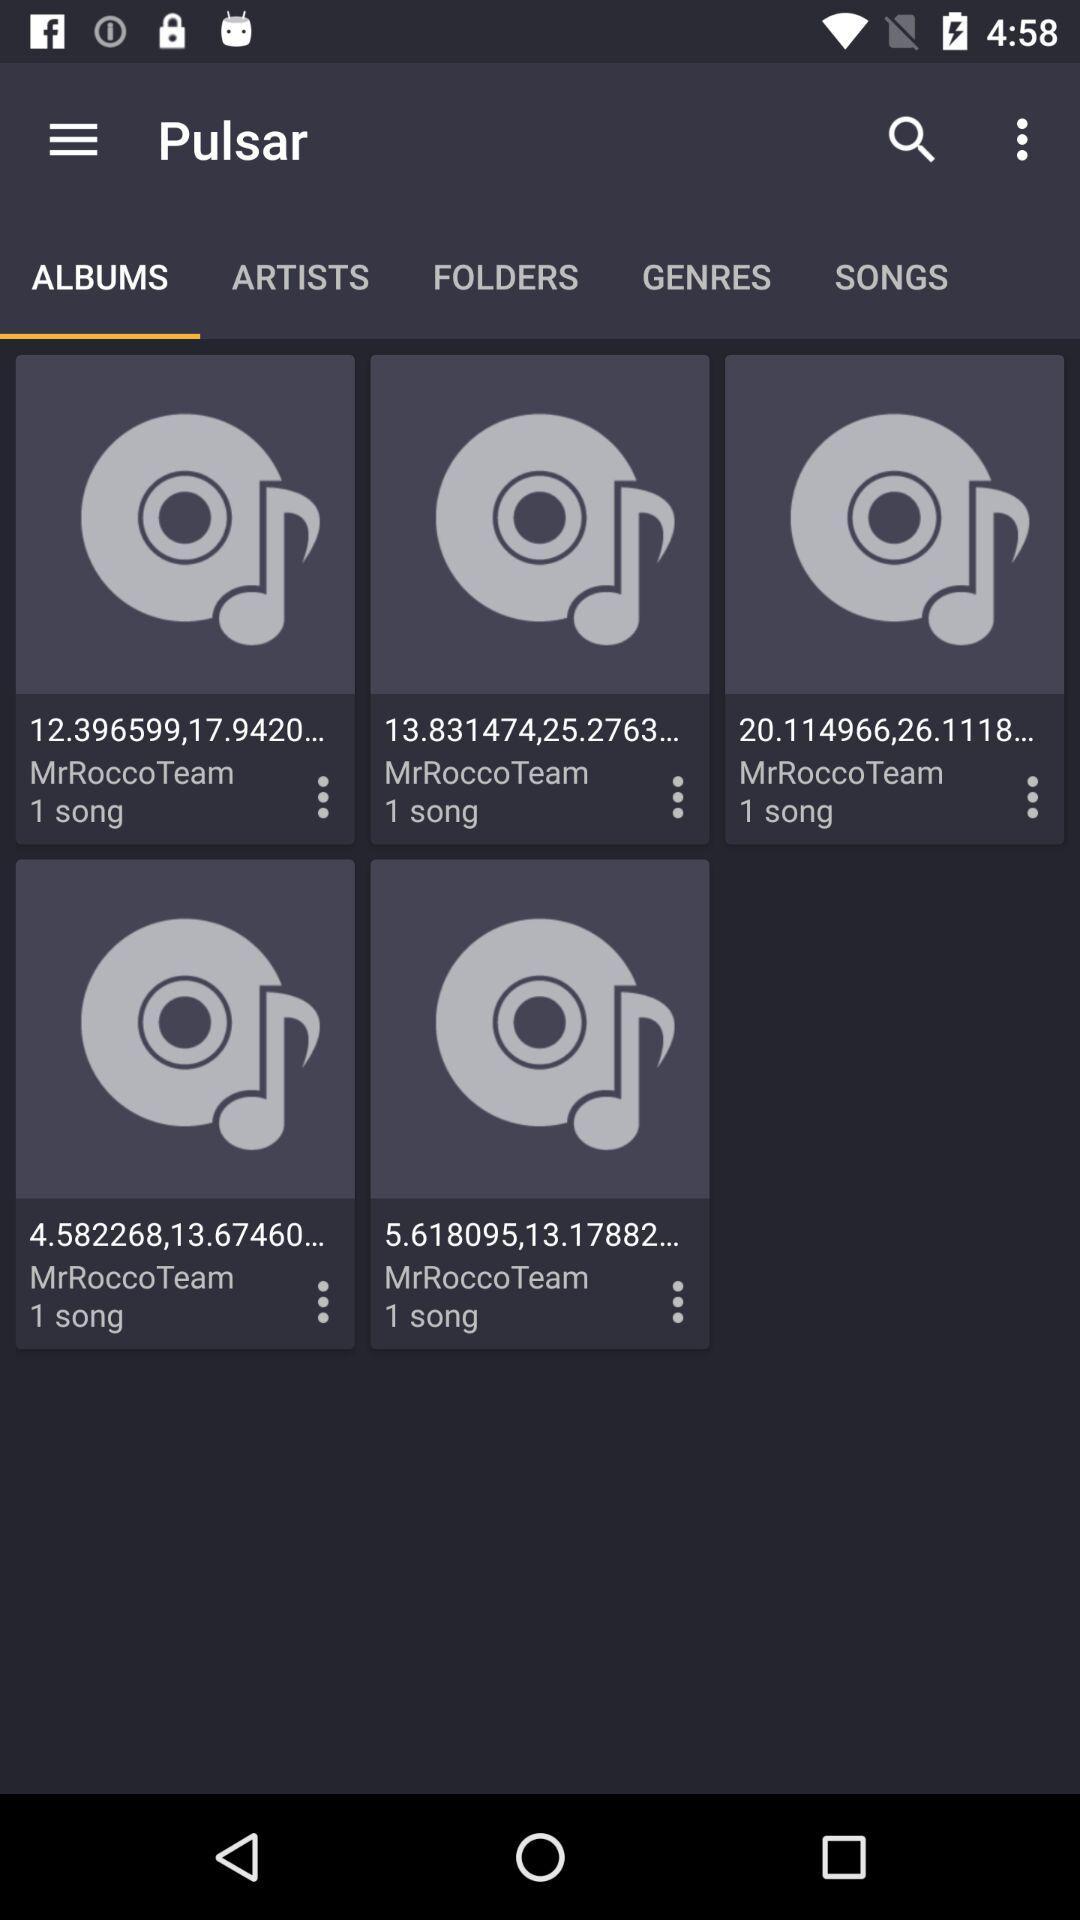 The width and height of the screenshot is (1080, 1920). Describe the element at coordinates (540, 1103) in the screenshot. I see `the second row of second music icon` at that location.